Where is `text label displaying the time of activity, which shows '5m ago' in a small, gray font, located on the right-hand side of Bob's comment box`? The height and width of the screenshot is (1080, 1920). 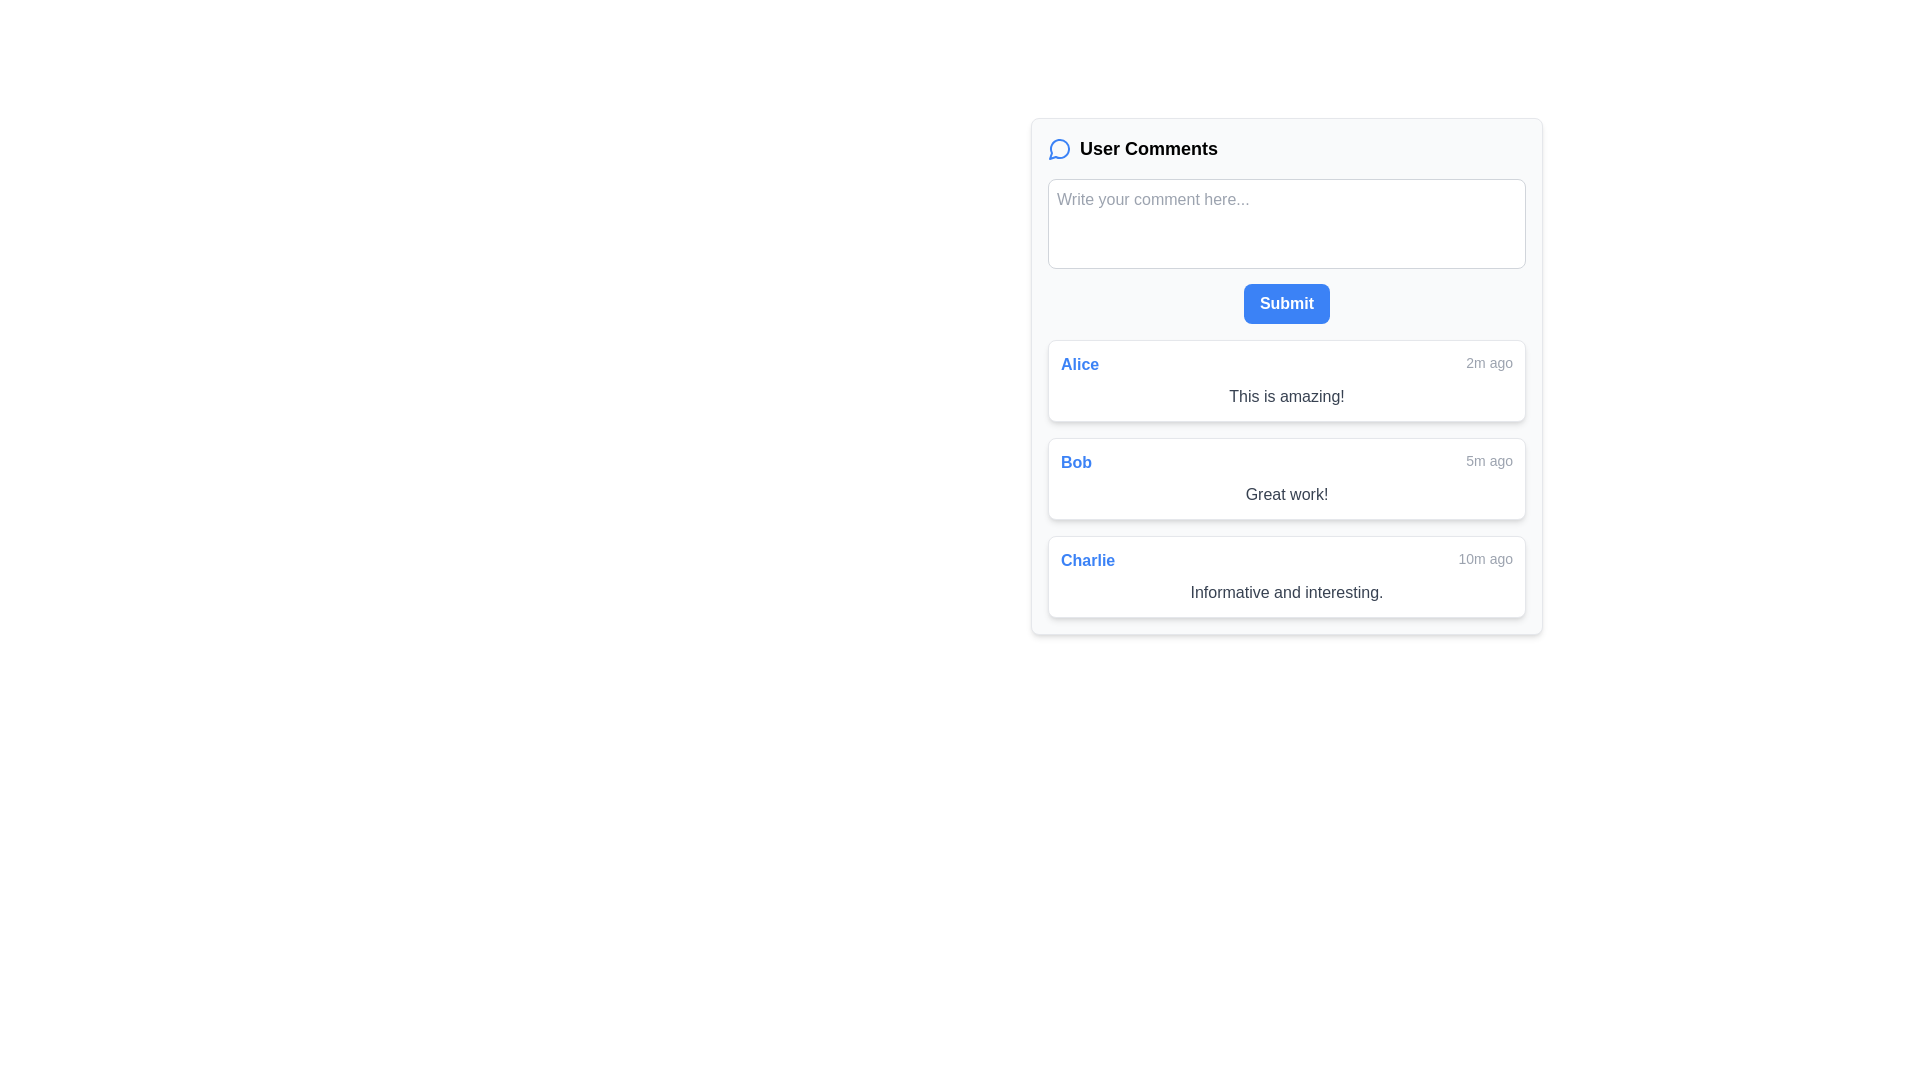 text label displaying the time of activity, which shows '5m ago' in a small, gray font, located on the right-hand side of Bob's comment box is located at coordinates (1489, 462).